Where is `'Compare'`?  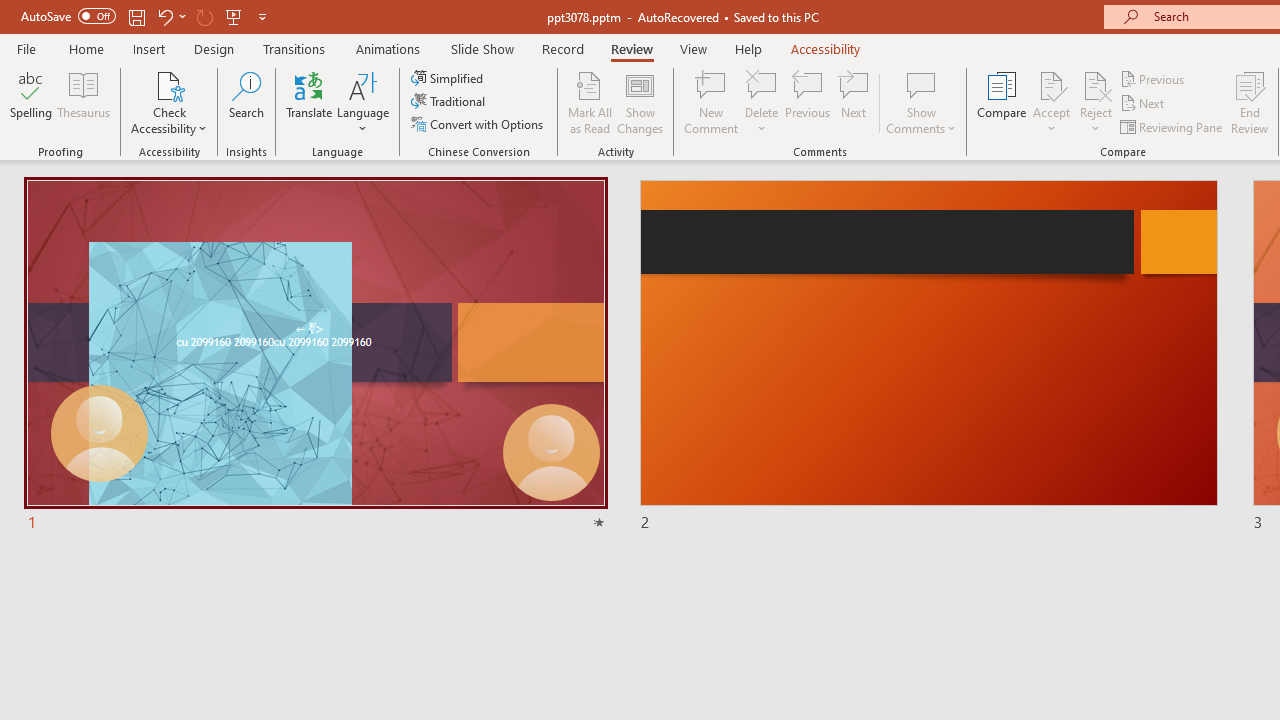 'Compare' is located at coordinates (1002, 103).